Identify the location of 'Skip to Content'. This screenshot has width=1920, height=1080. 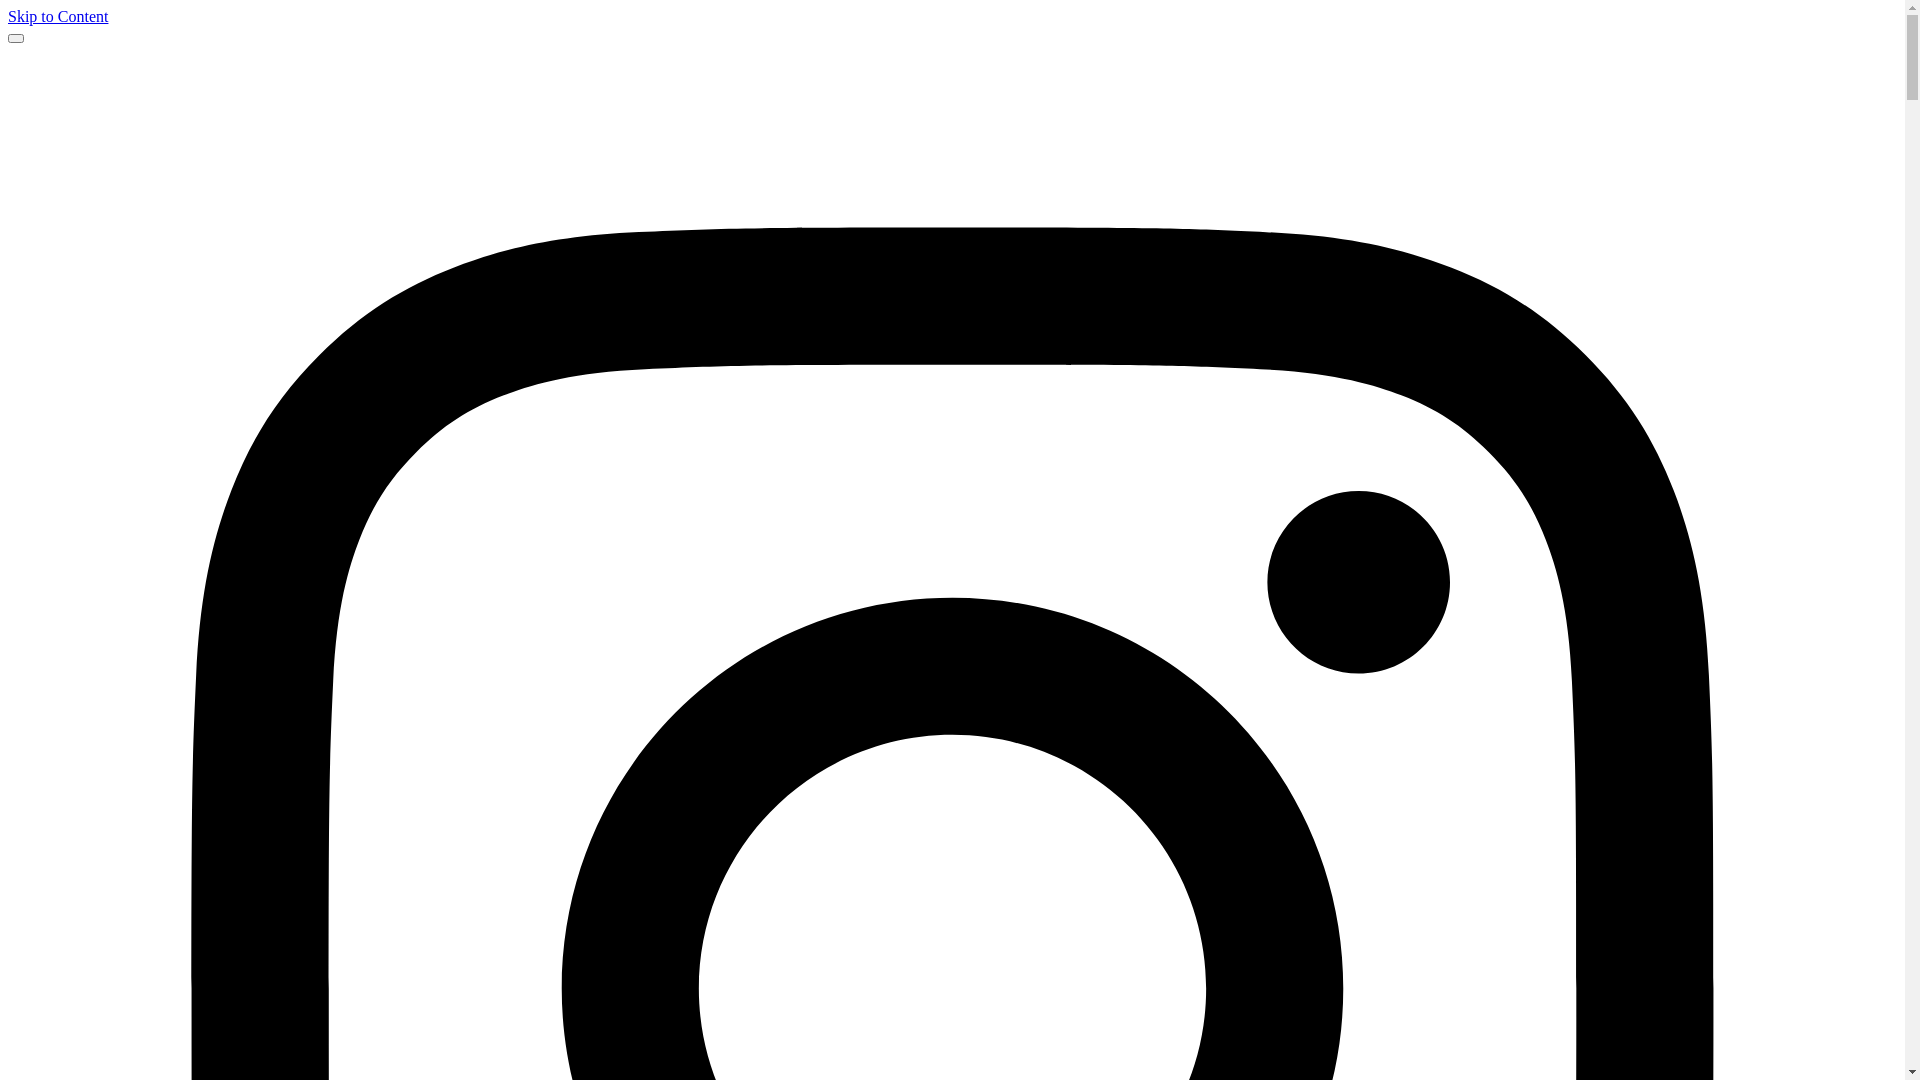
(8, 16).